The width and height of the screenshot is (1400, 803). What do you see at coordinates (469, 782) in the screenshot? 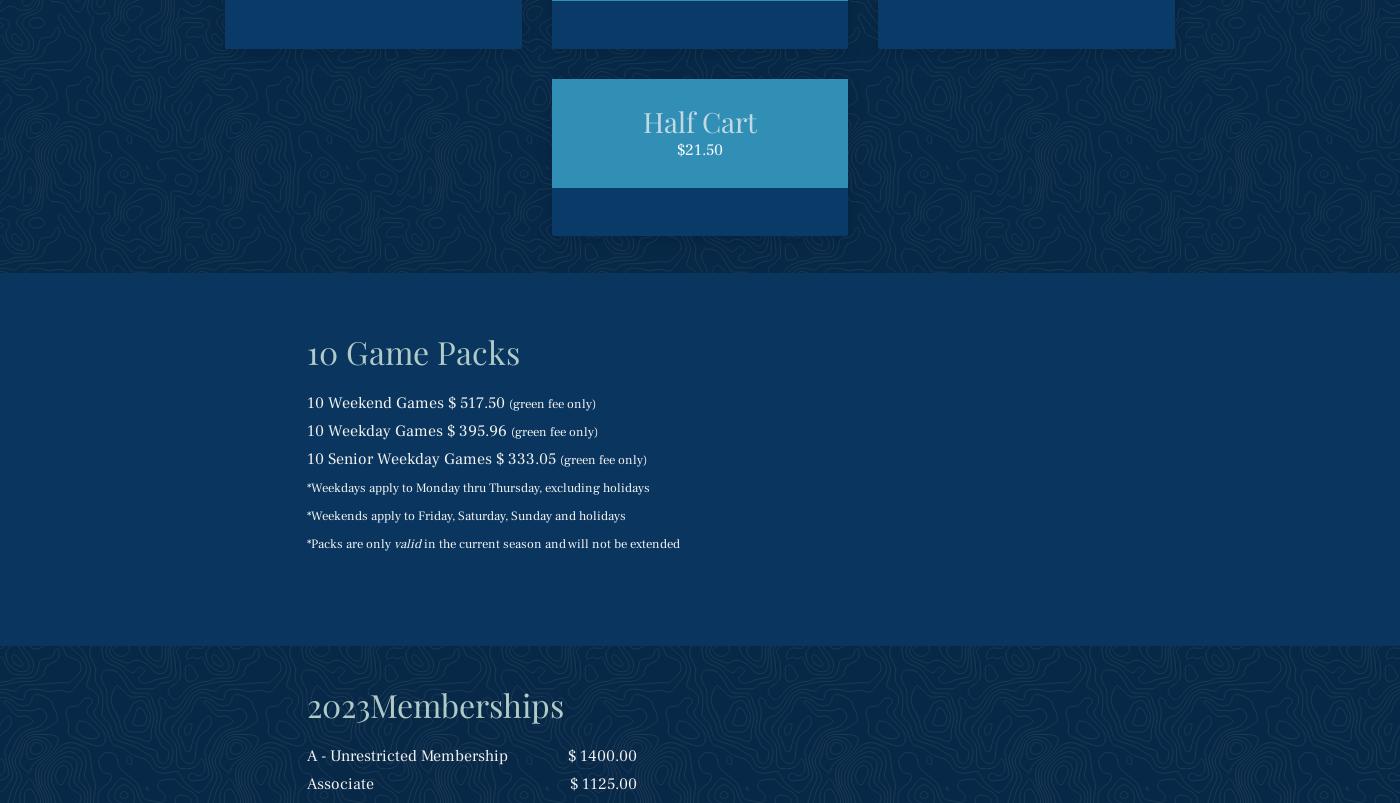
I see `'Associate                                                 $ 1125.00'` at bounding box center [469, 782].